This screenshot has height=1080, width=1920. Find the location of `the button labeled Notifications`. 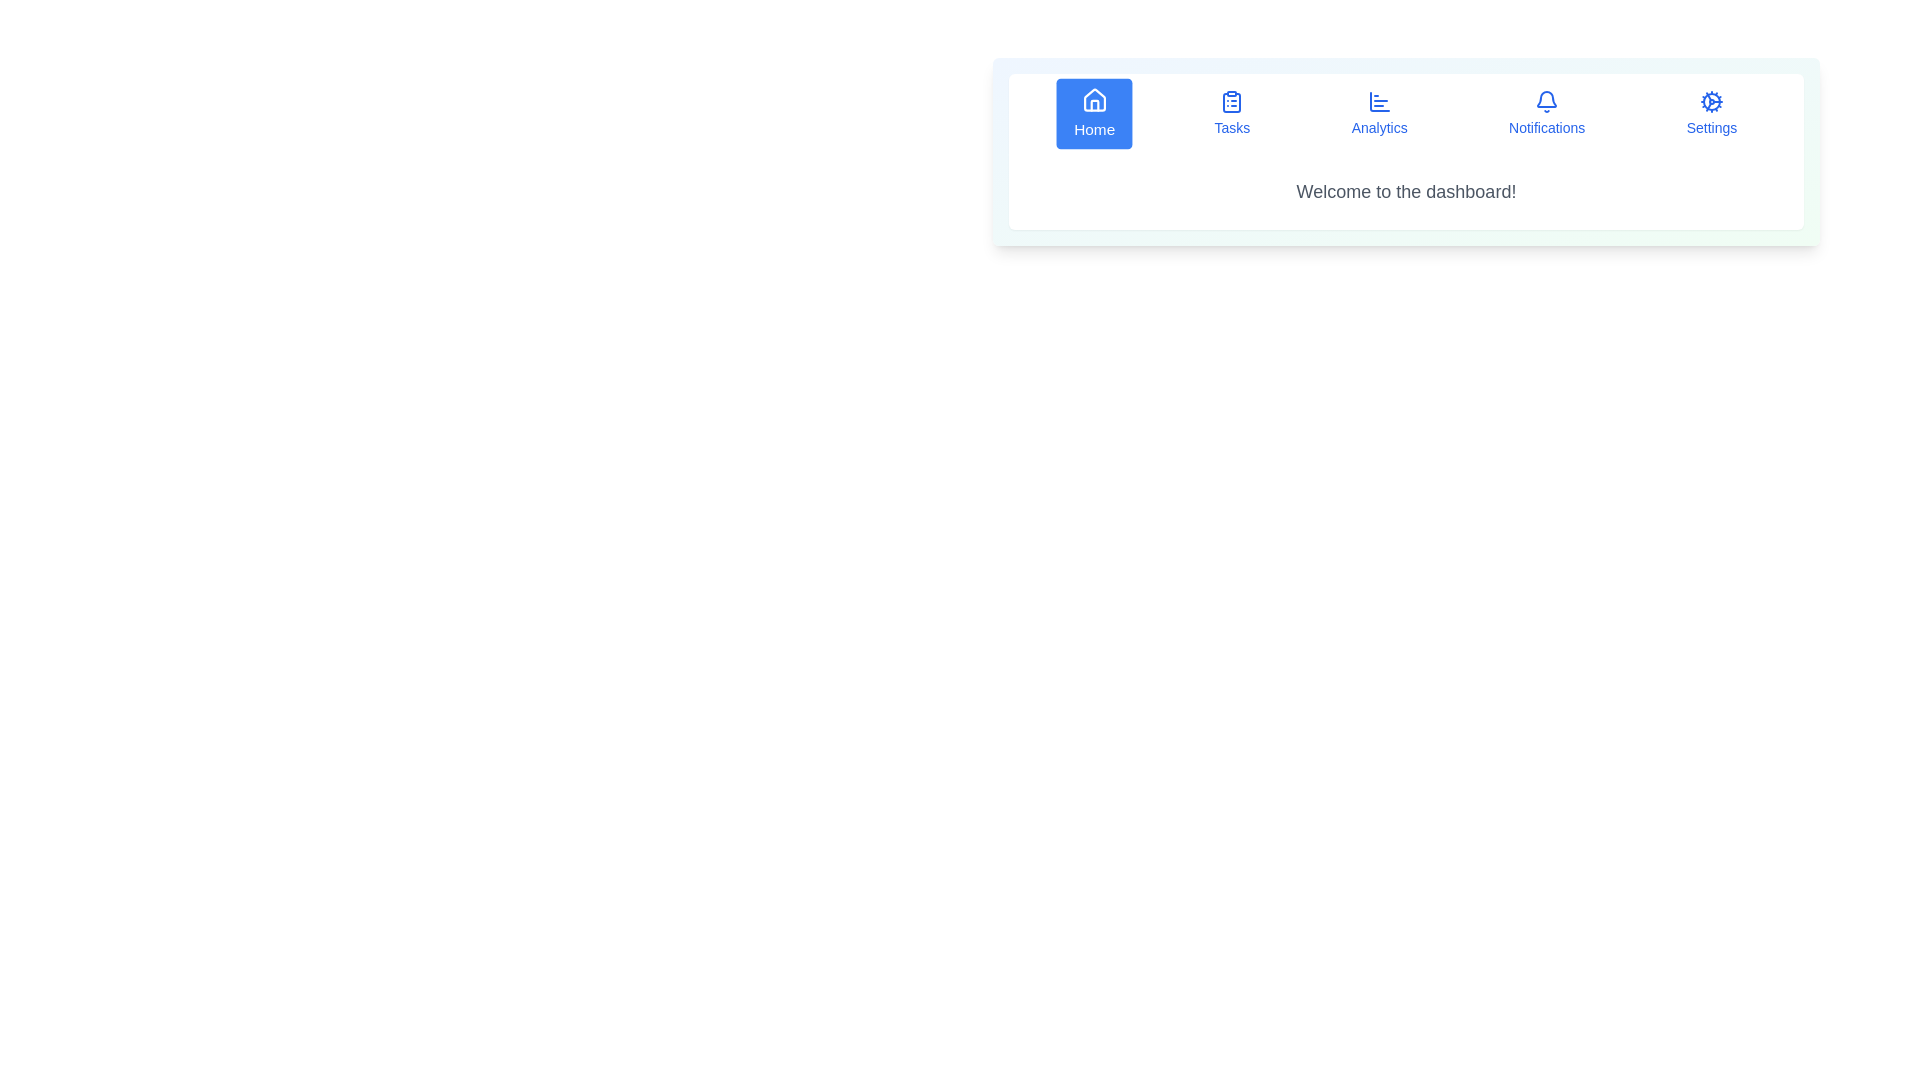

the button labeled Notifications is located at coordinates (1545, 114).